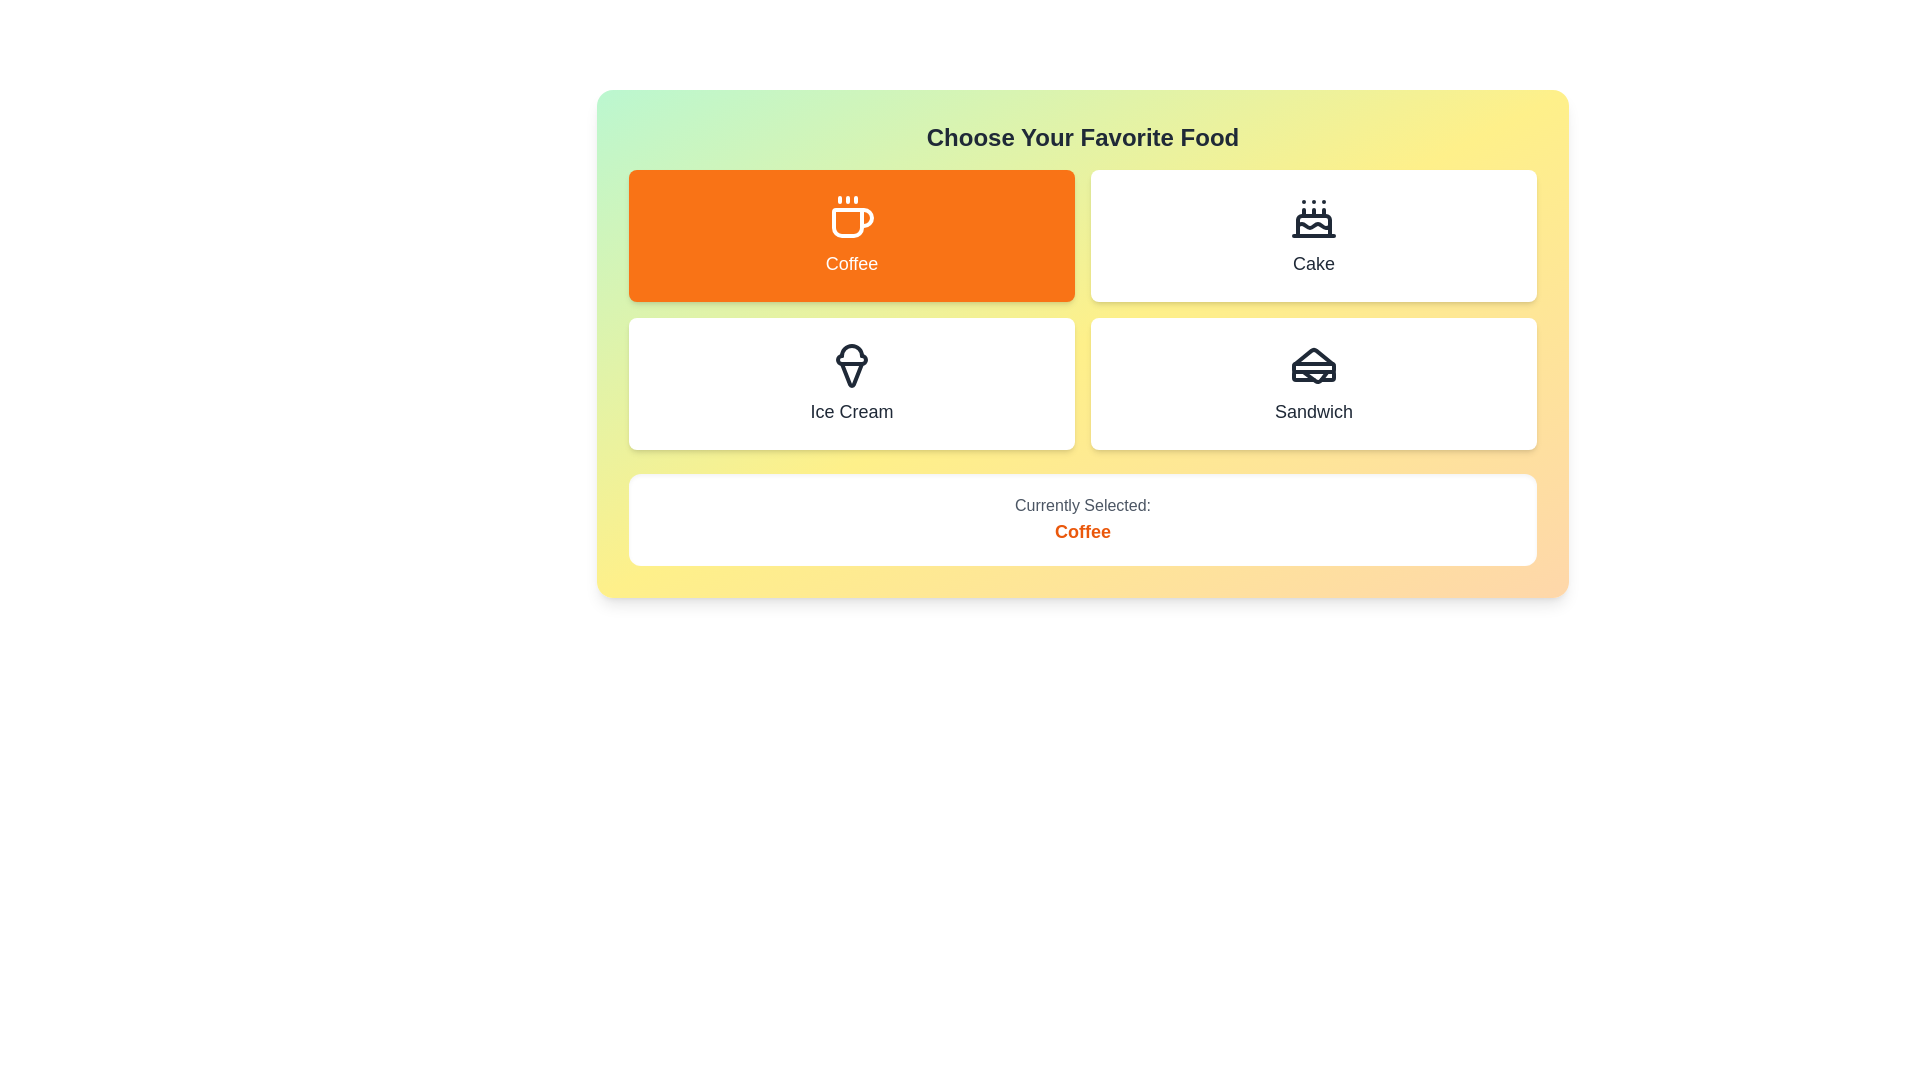 The height and width of the screenshot is (1080, 1920). What do you see at coordinates (851, 234) in the screenshot?
I see `the button corresponding to Coffee to select it` at bounding box center [851, 234].